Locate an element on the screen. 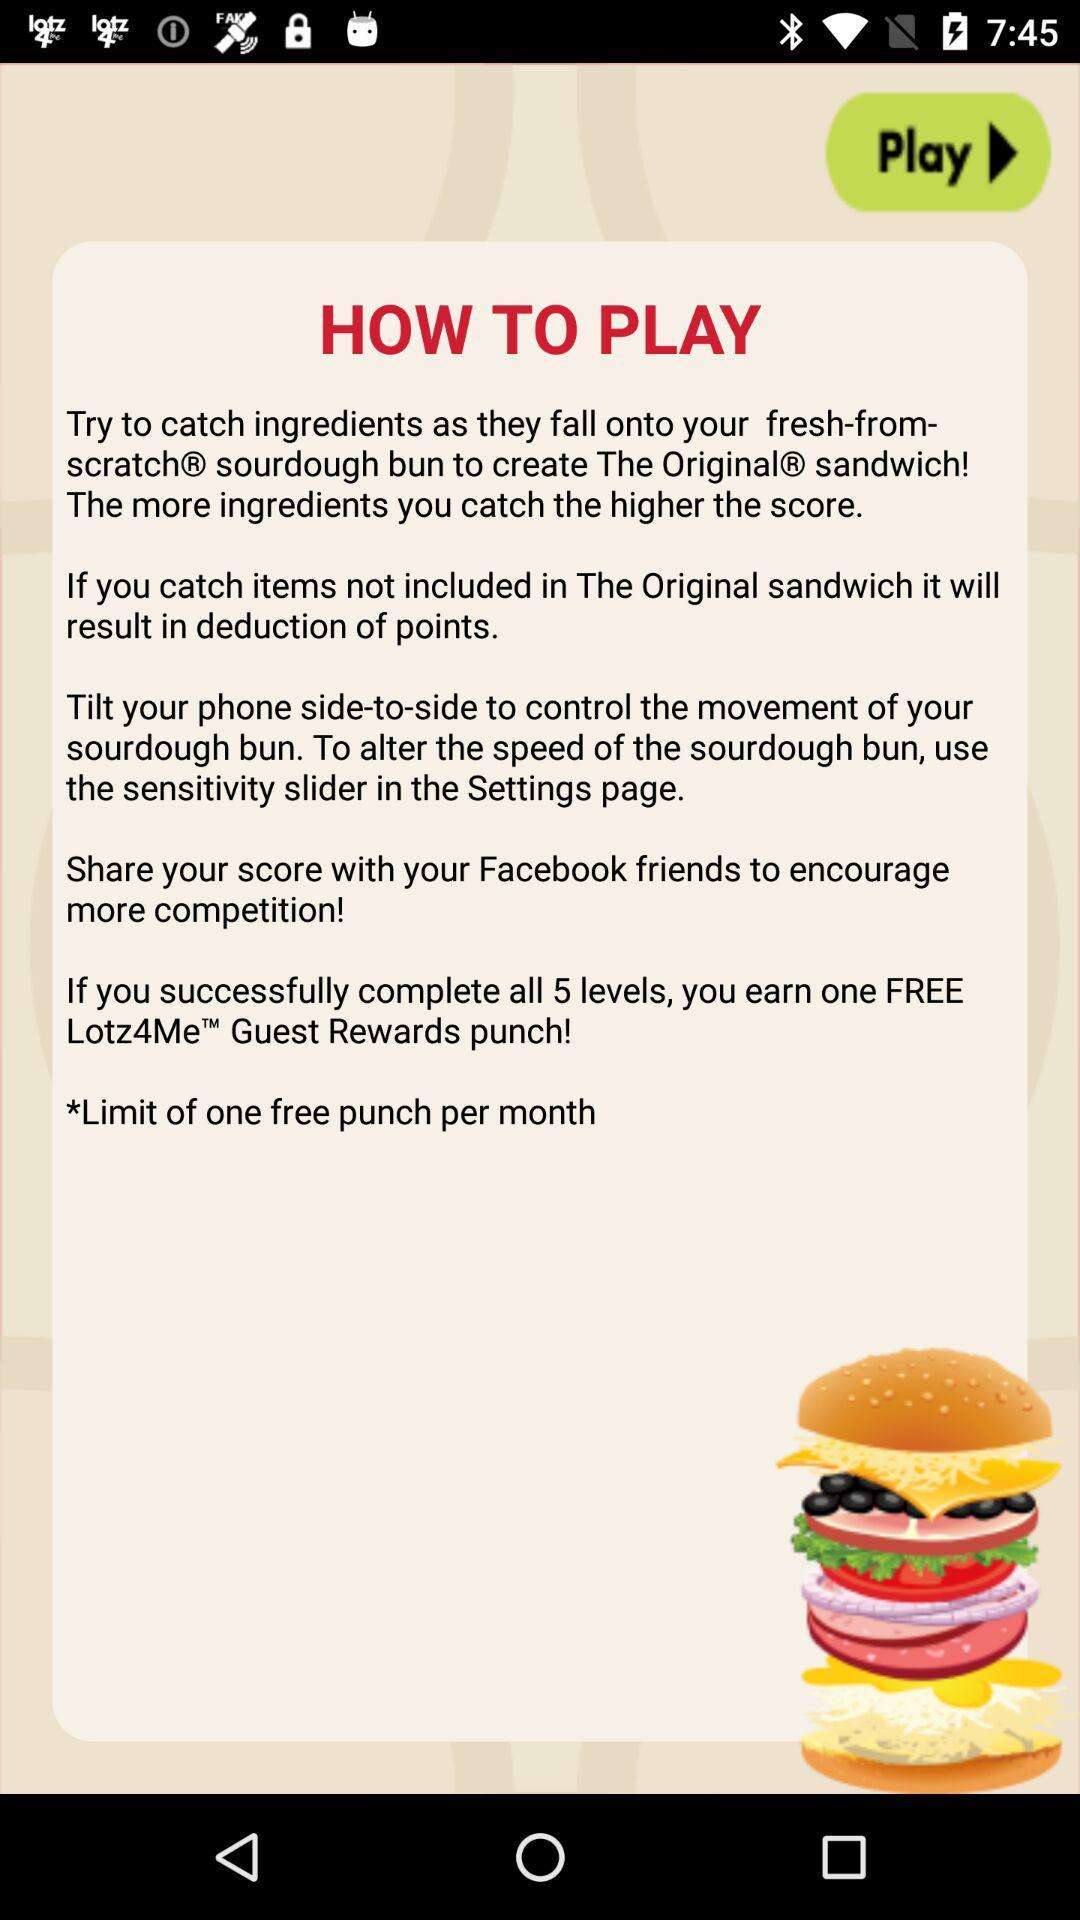 Image resolution: width=1080 pixels, height=1920 pixels. the button at the top right corner is located at coordinates (938, 151).